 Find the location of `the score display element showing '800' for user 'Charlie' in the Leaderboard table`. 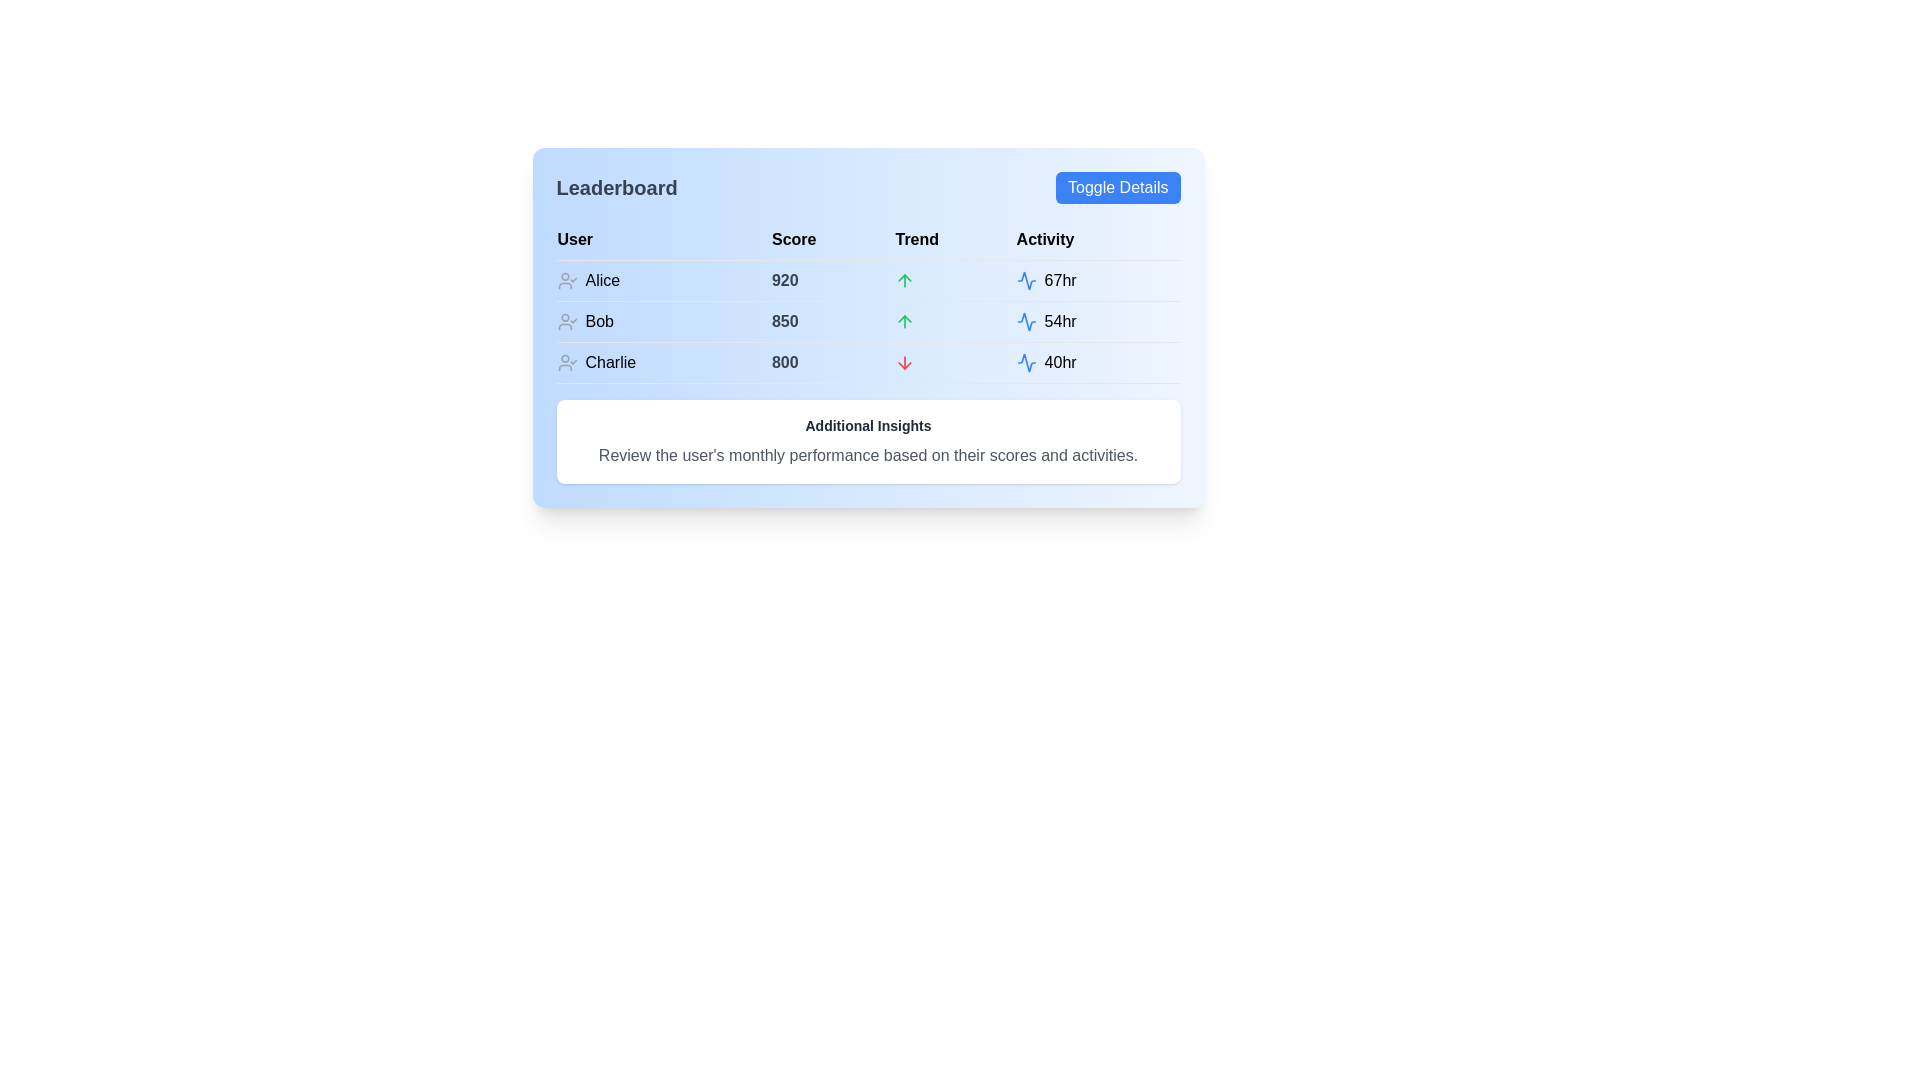

the score display element showing '800' for user 'Charlie' in the Leaderboard table is located at coordinates (832, 362).